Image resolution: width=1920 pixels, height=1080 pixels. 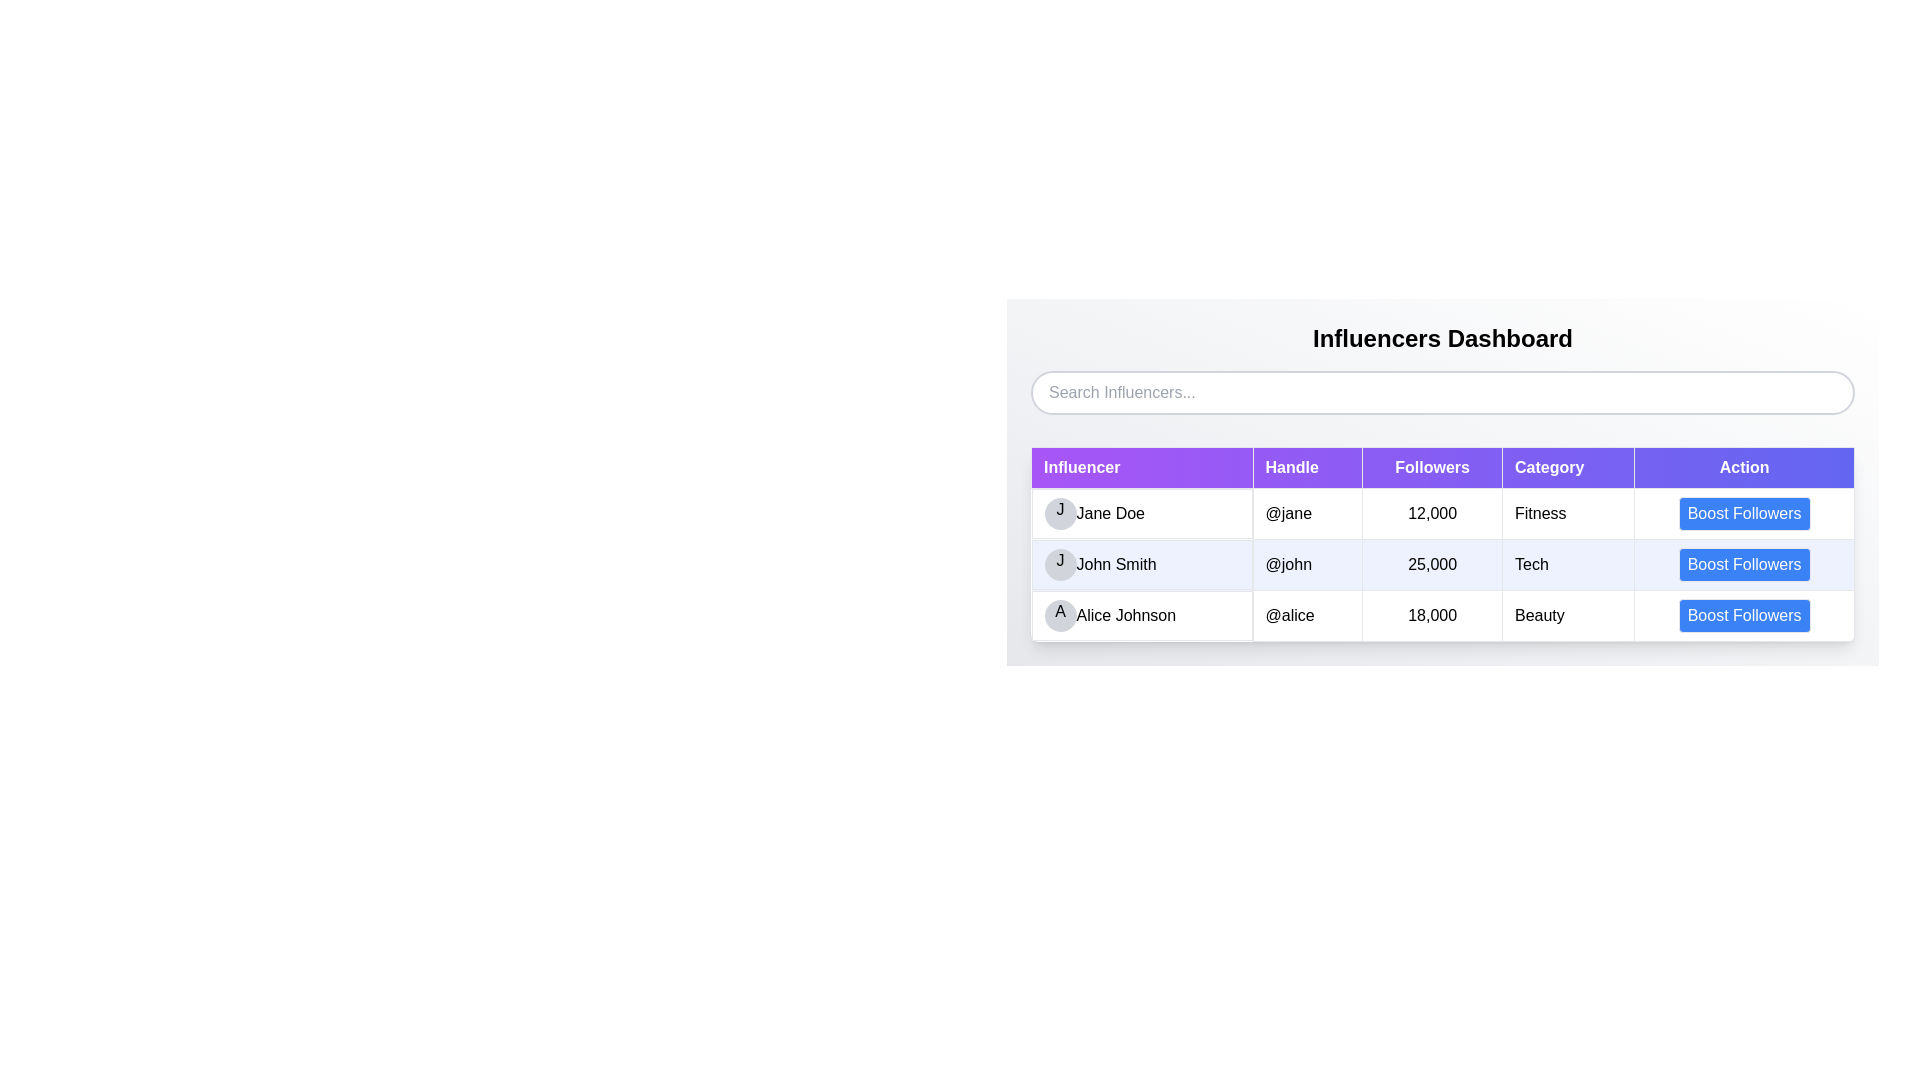 What do you see at coordinates (1307, 564) in the screenshot?
I see `the text element containing the handle '@john' formatted in black text against a light blue background, located` at bounding box center [1307, 564].